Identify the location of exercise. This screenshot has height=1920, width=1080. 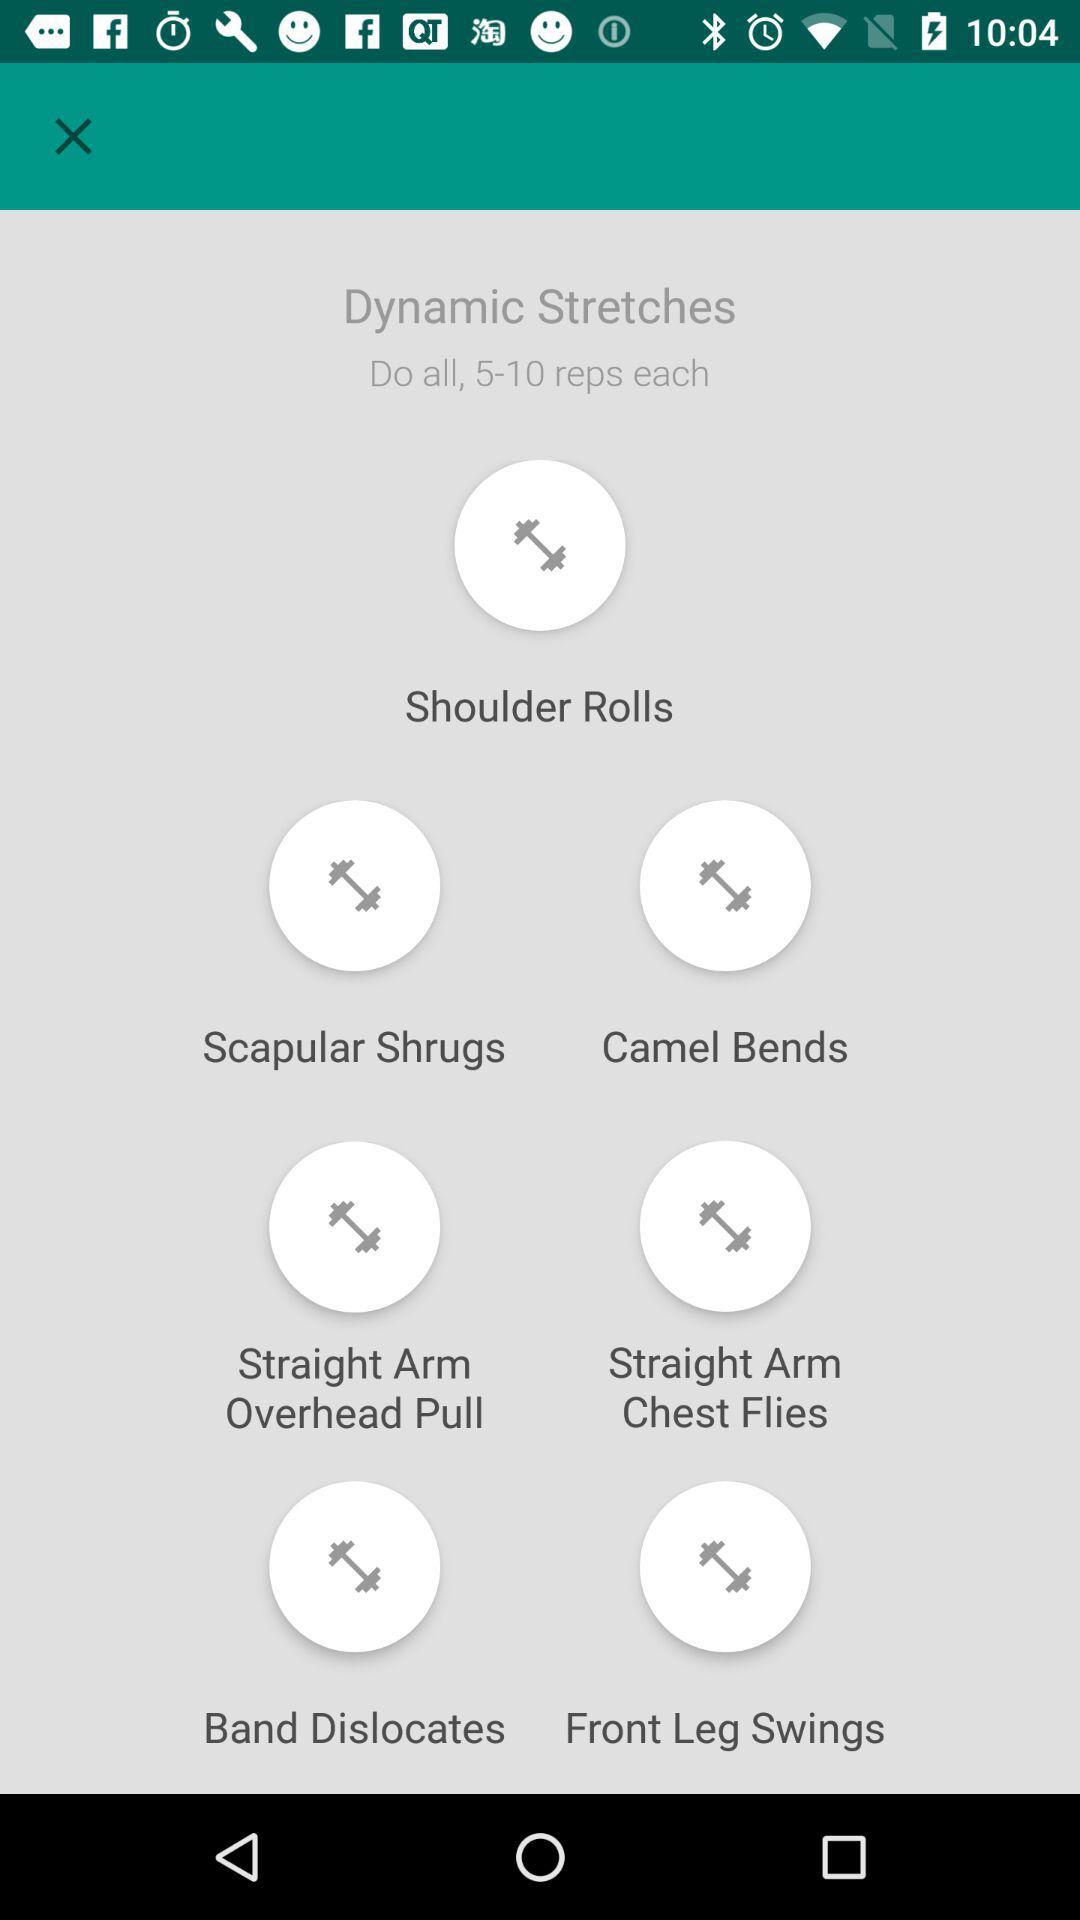
(725, 1225).